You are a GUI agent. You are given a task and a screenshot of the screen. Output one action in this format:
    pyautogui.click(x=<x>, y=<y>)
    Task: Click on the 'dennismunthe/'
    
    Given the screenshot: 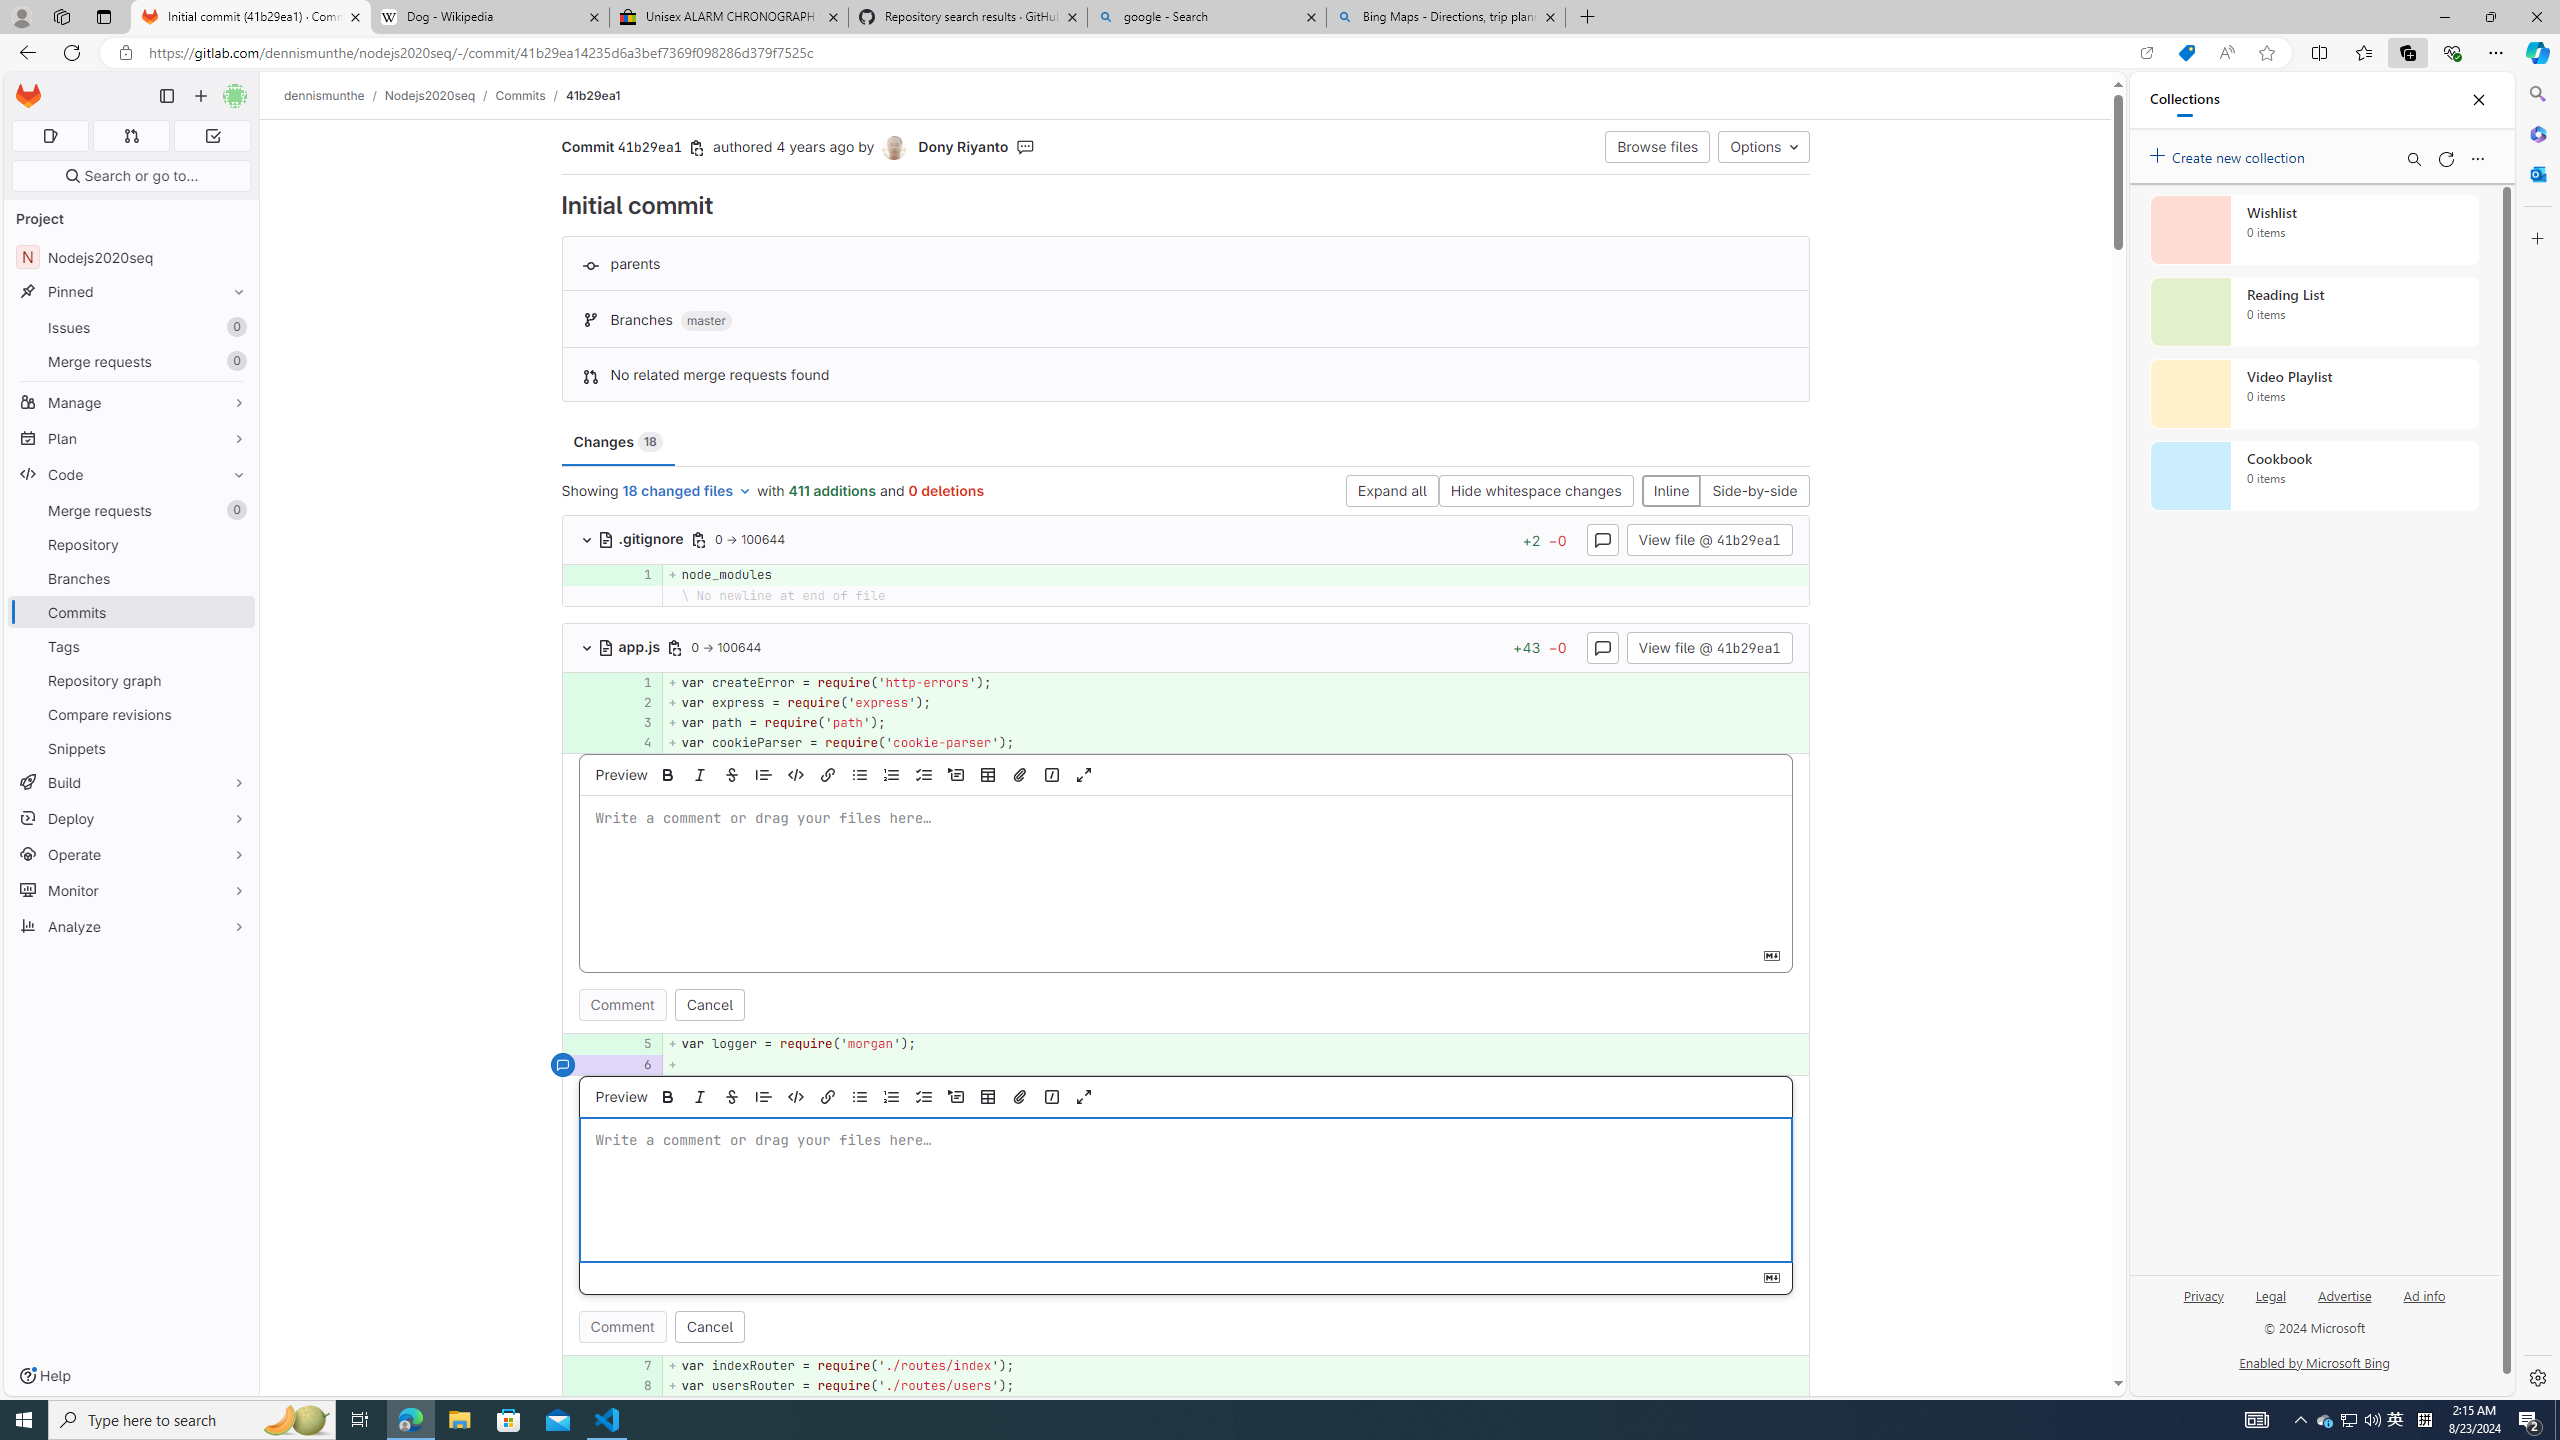 What is the action you would take?
    pyautogui.click(x=334, y=95)
    